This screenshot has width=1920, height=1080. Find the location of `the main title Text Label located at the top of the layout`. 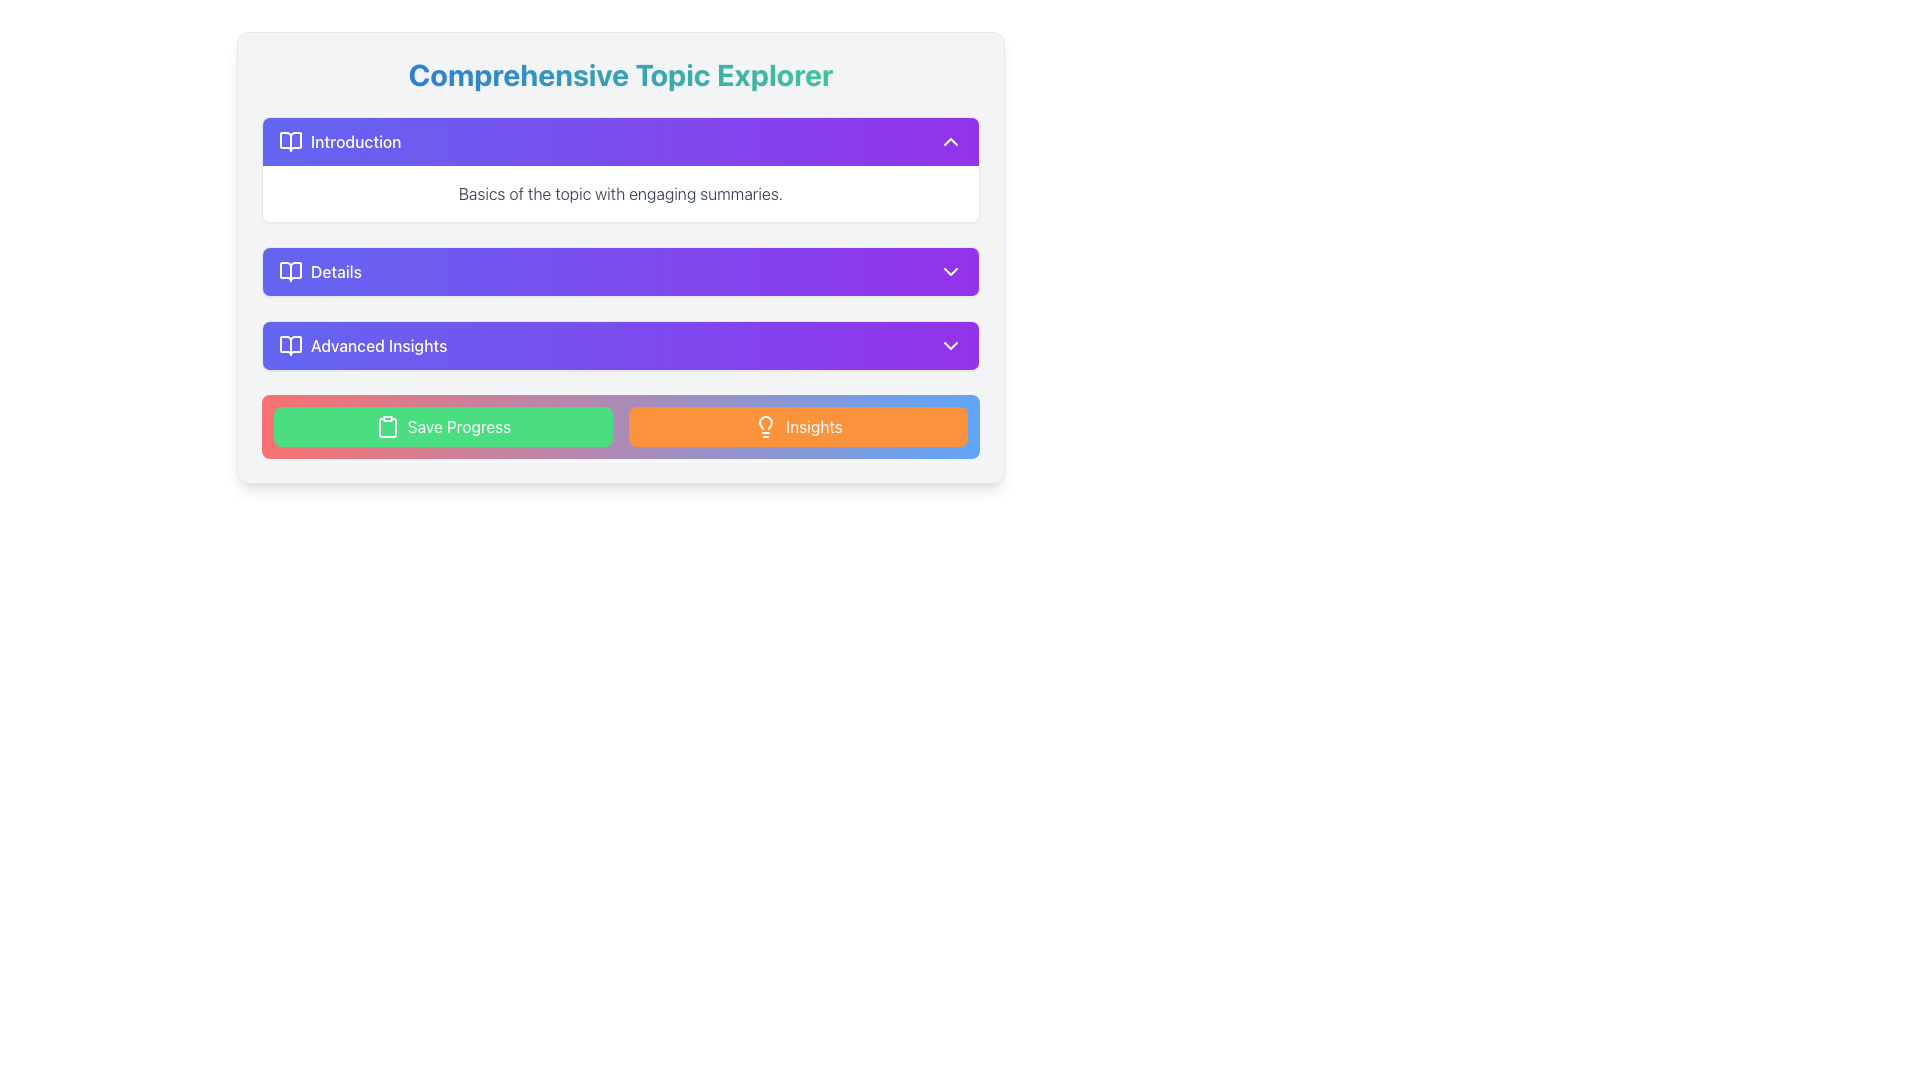

the main title Text Label located at the top of the layout is located at coordinates (619, 73).